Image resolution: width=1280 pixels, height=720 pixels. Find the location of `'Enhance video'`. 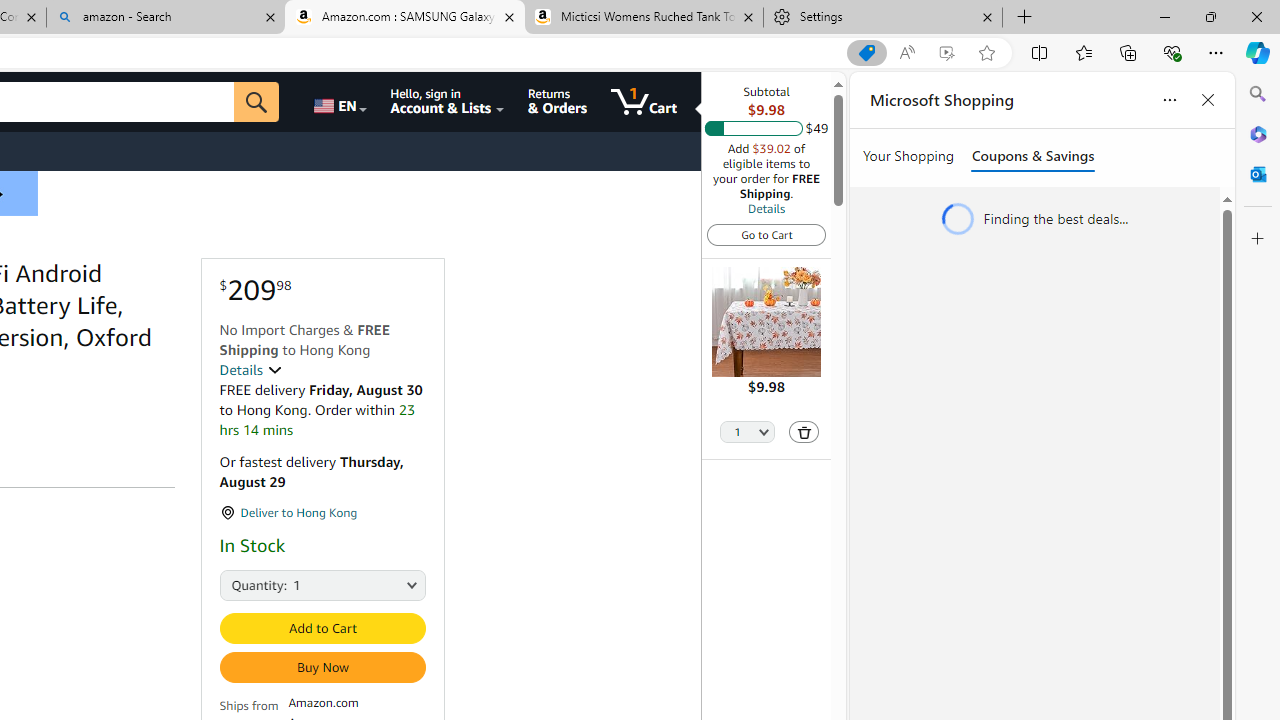

'Enhance video' is located at coordinates (945, 52).